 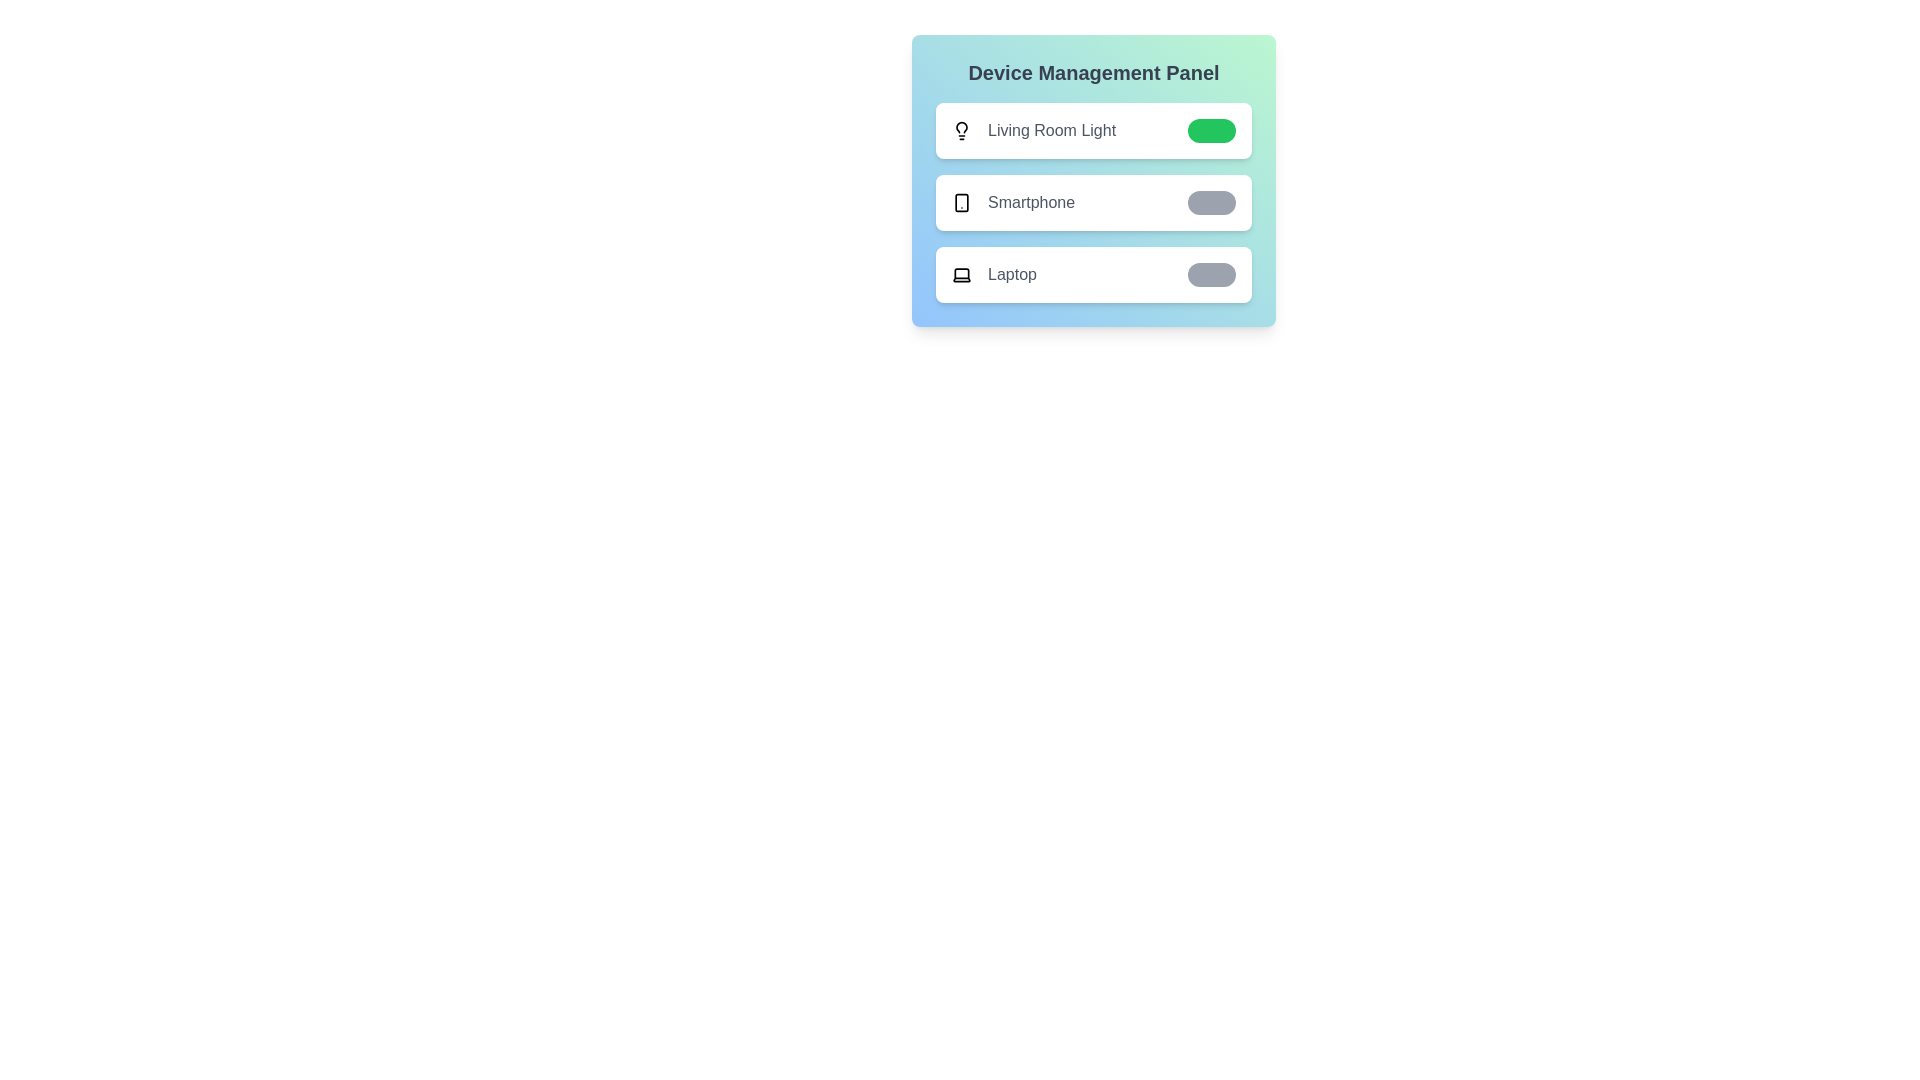 What do you see at coordinates (1093, 72) in the screenshot?
I see `the center of the title text 'Device Management Panel'` at bounding box center [1093, 72].